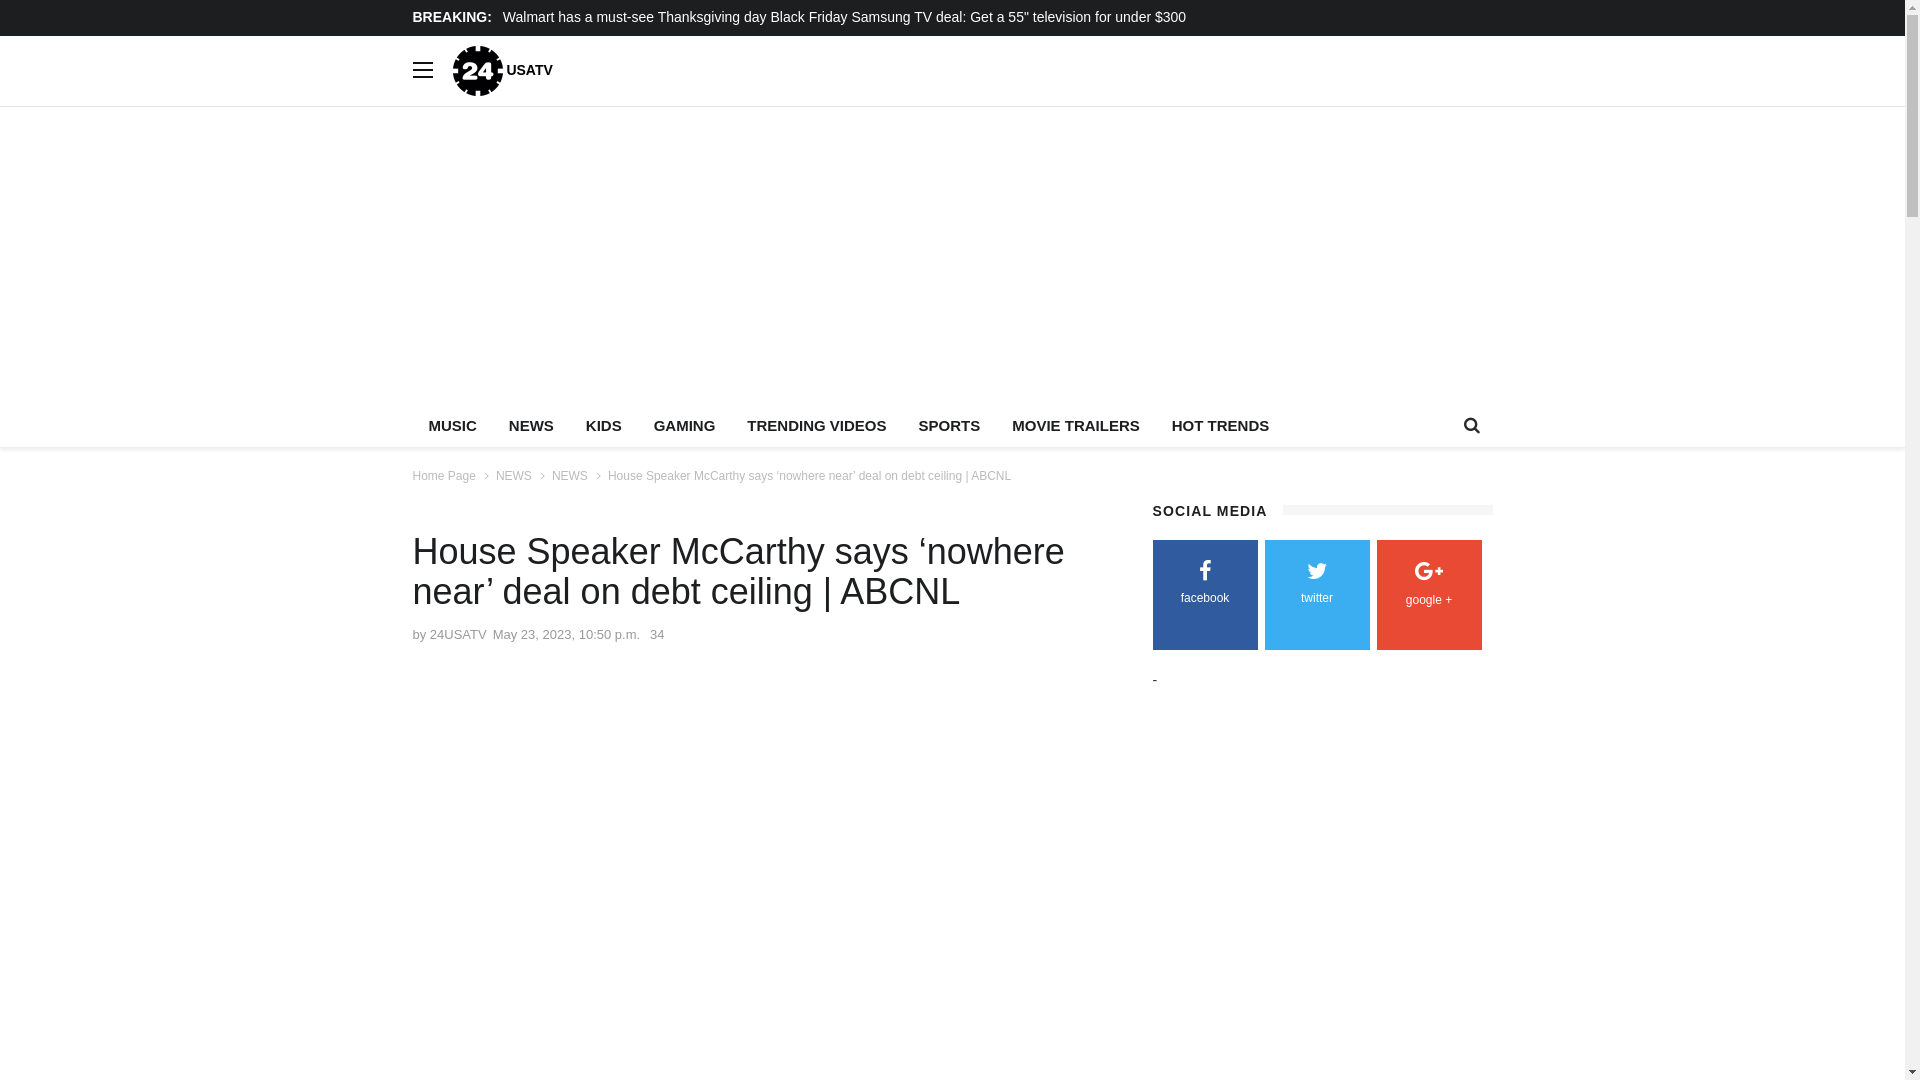 The image size is (1920, 1080). Describe the element at coordinates (450, 424) in the screenshot. I see `'MUSIC'` at that location.